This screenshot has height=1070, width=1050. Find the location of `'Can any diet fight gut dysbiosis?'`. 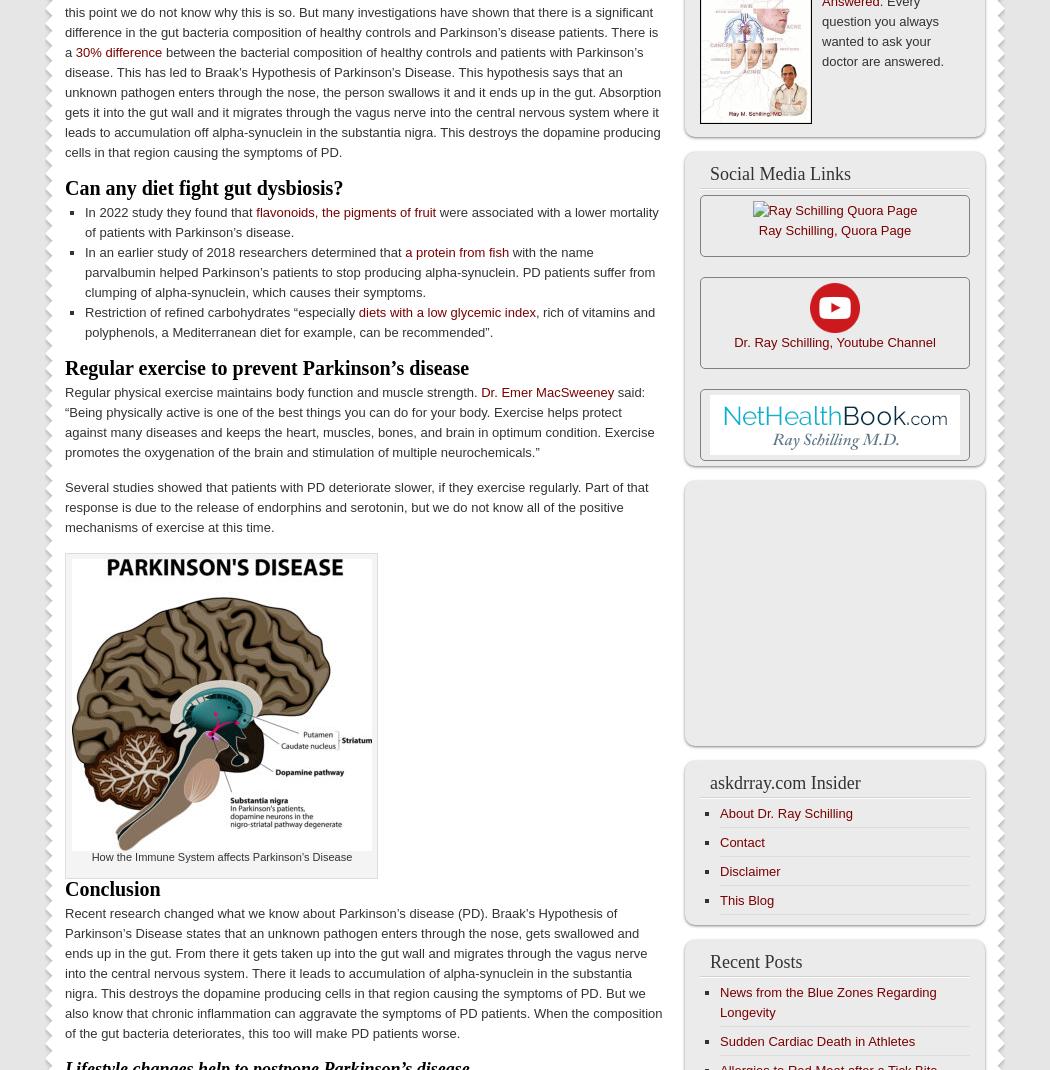

'Can any diet fight gut dysbiosis?' is located at coordinates (203, 186).